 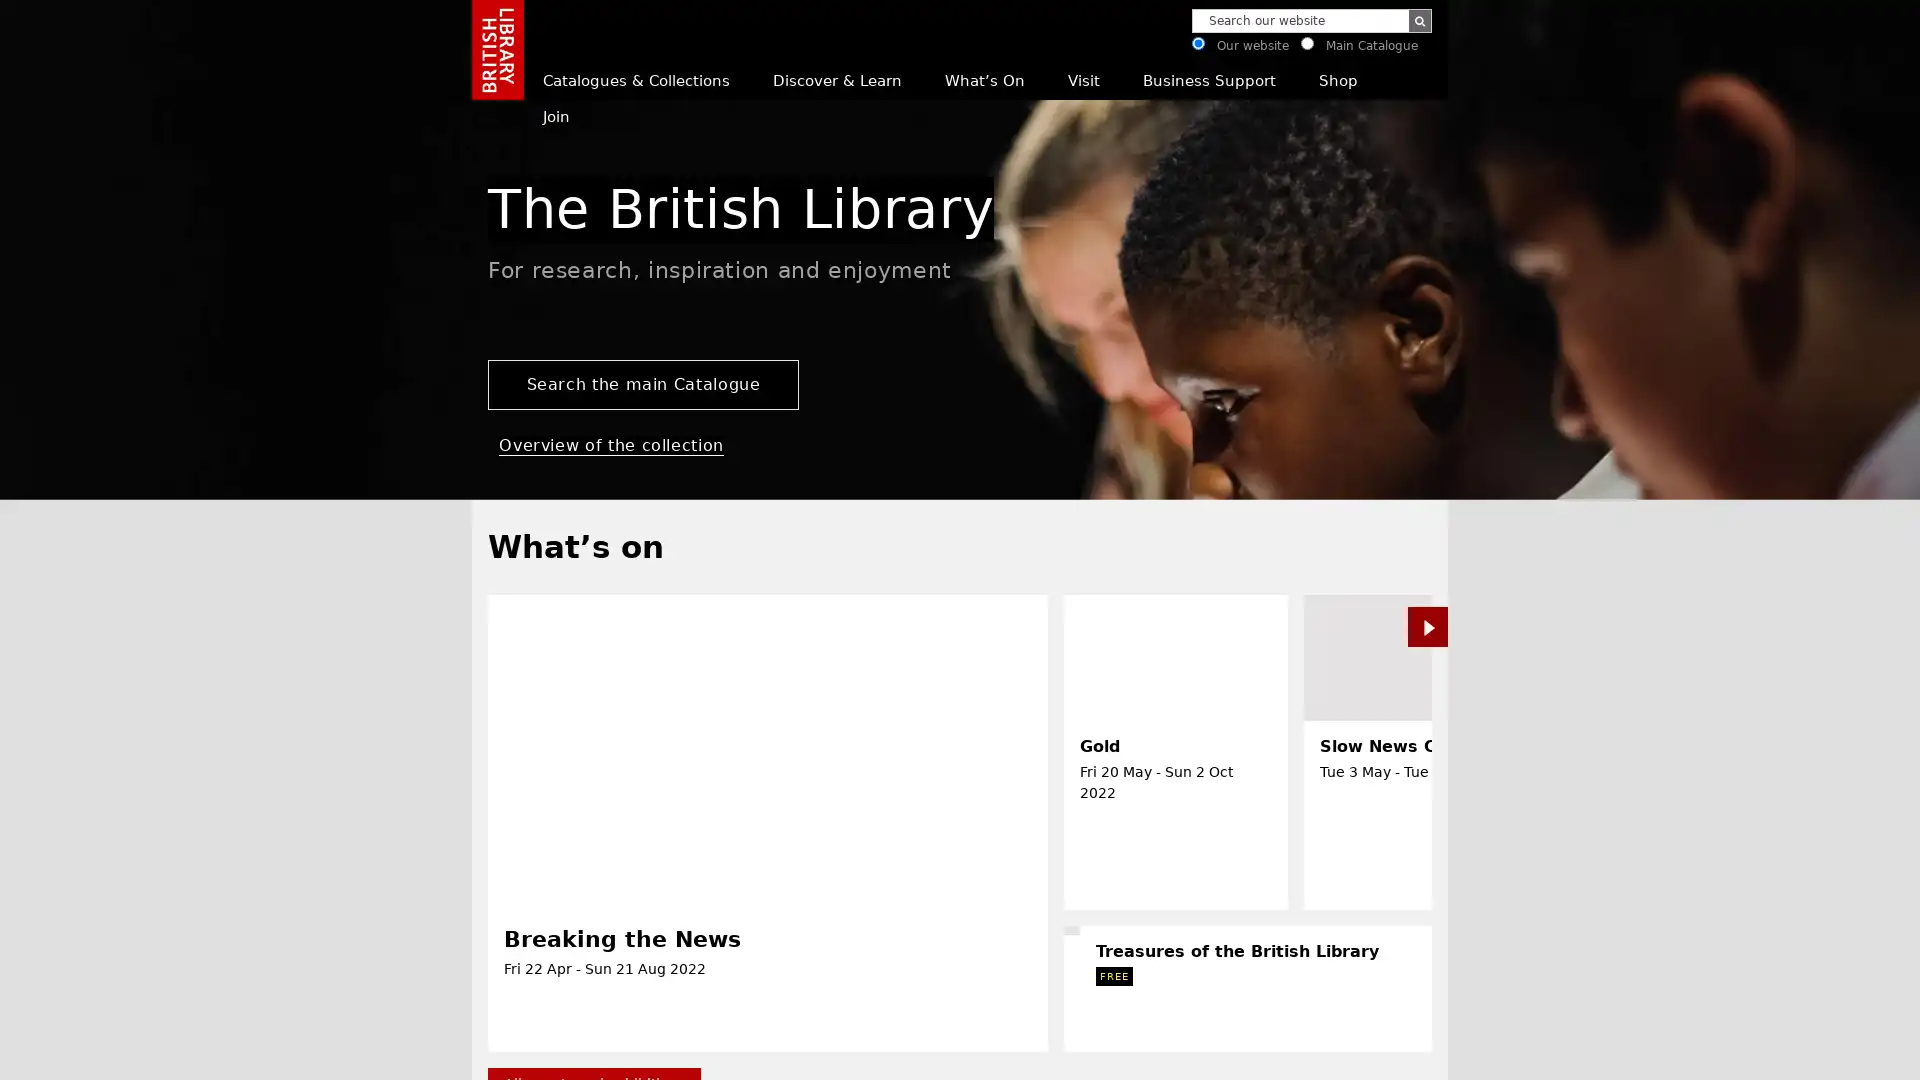 What do you see at coordinates (1776, 1051) in the screenshot?
I see `Next` at bounding box center [1776, 1051].